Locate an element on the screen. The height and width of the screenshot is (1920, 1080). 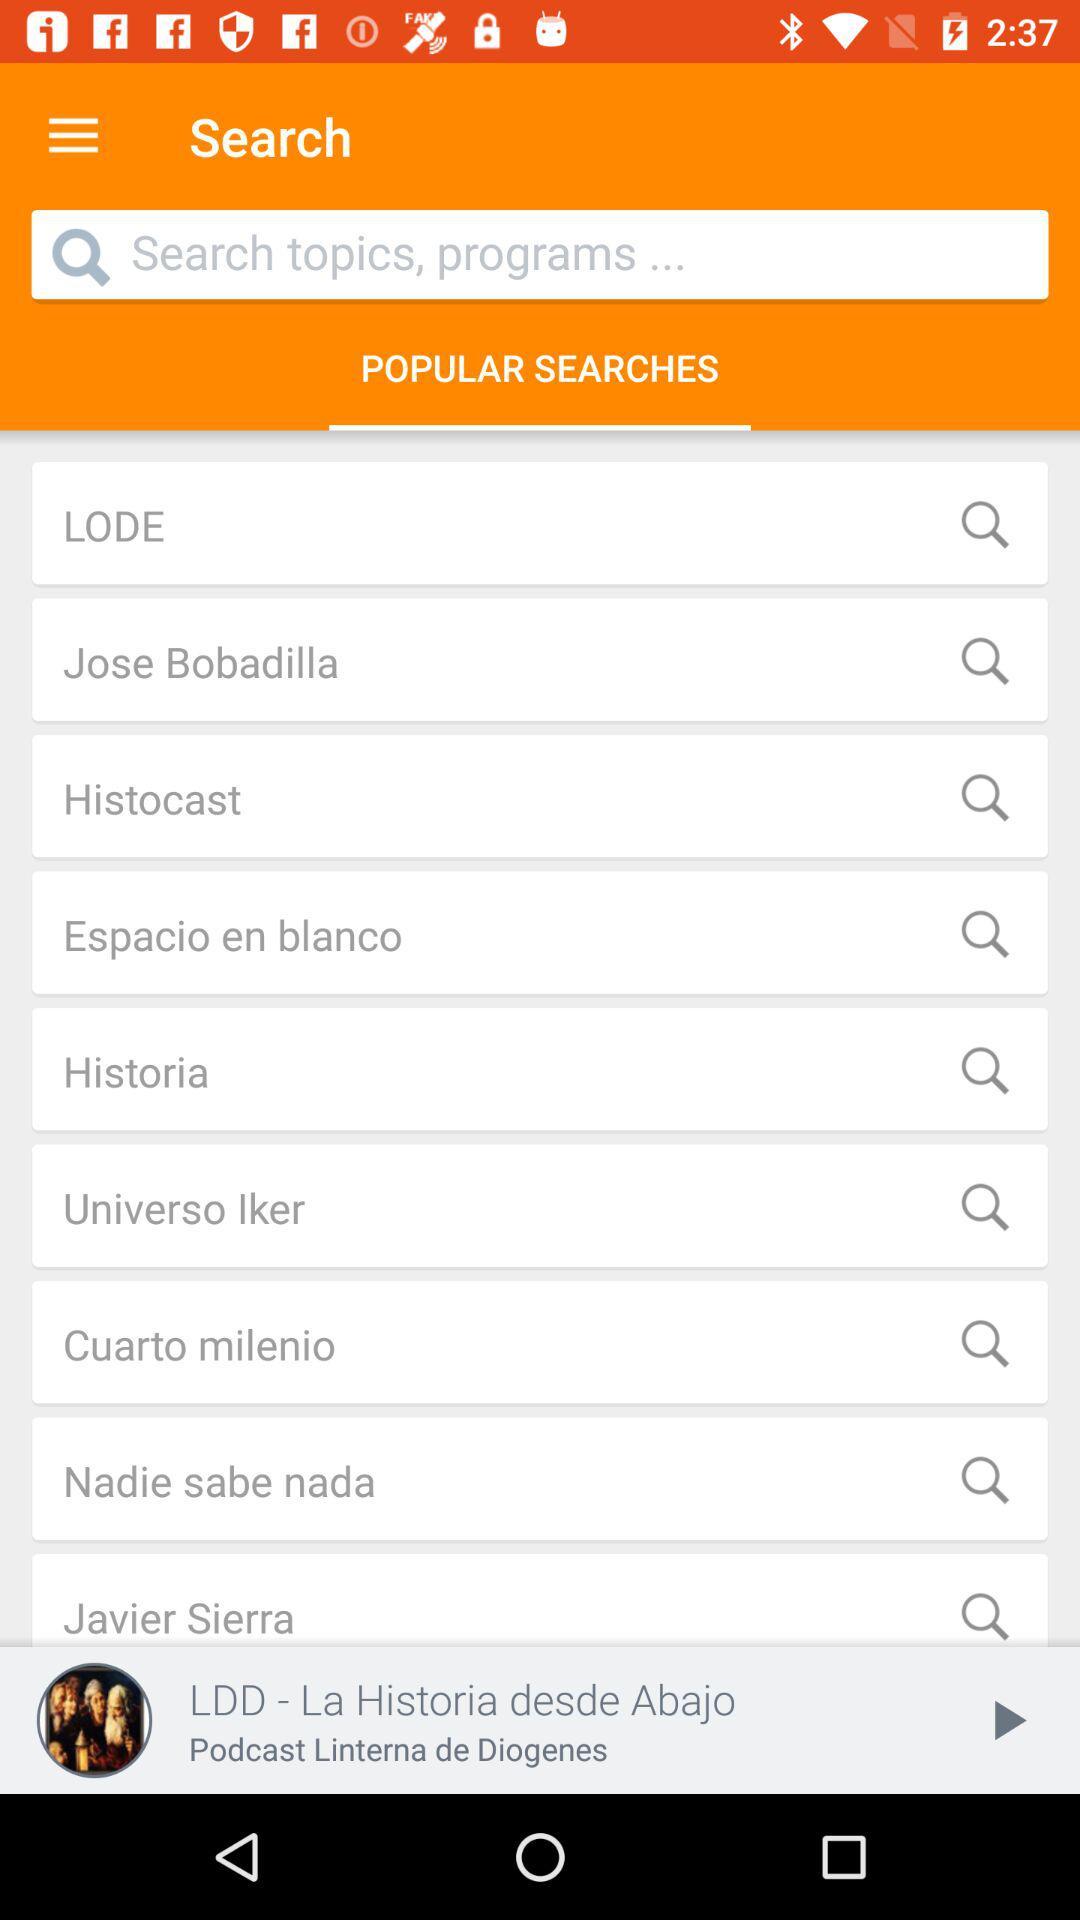
the espacio en blanco item is located at coordinates (540, 933).